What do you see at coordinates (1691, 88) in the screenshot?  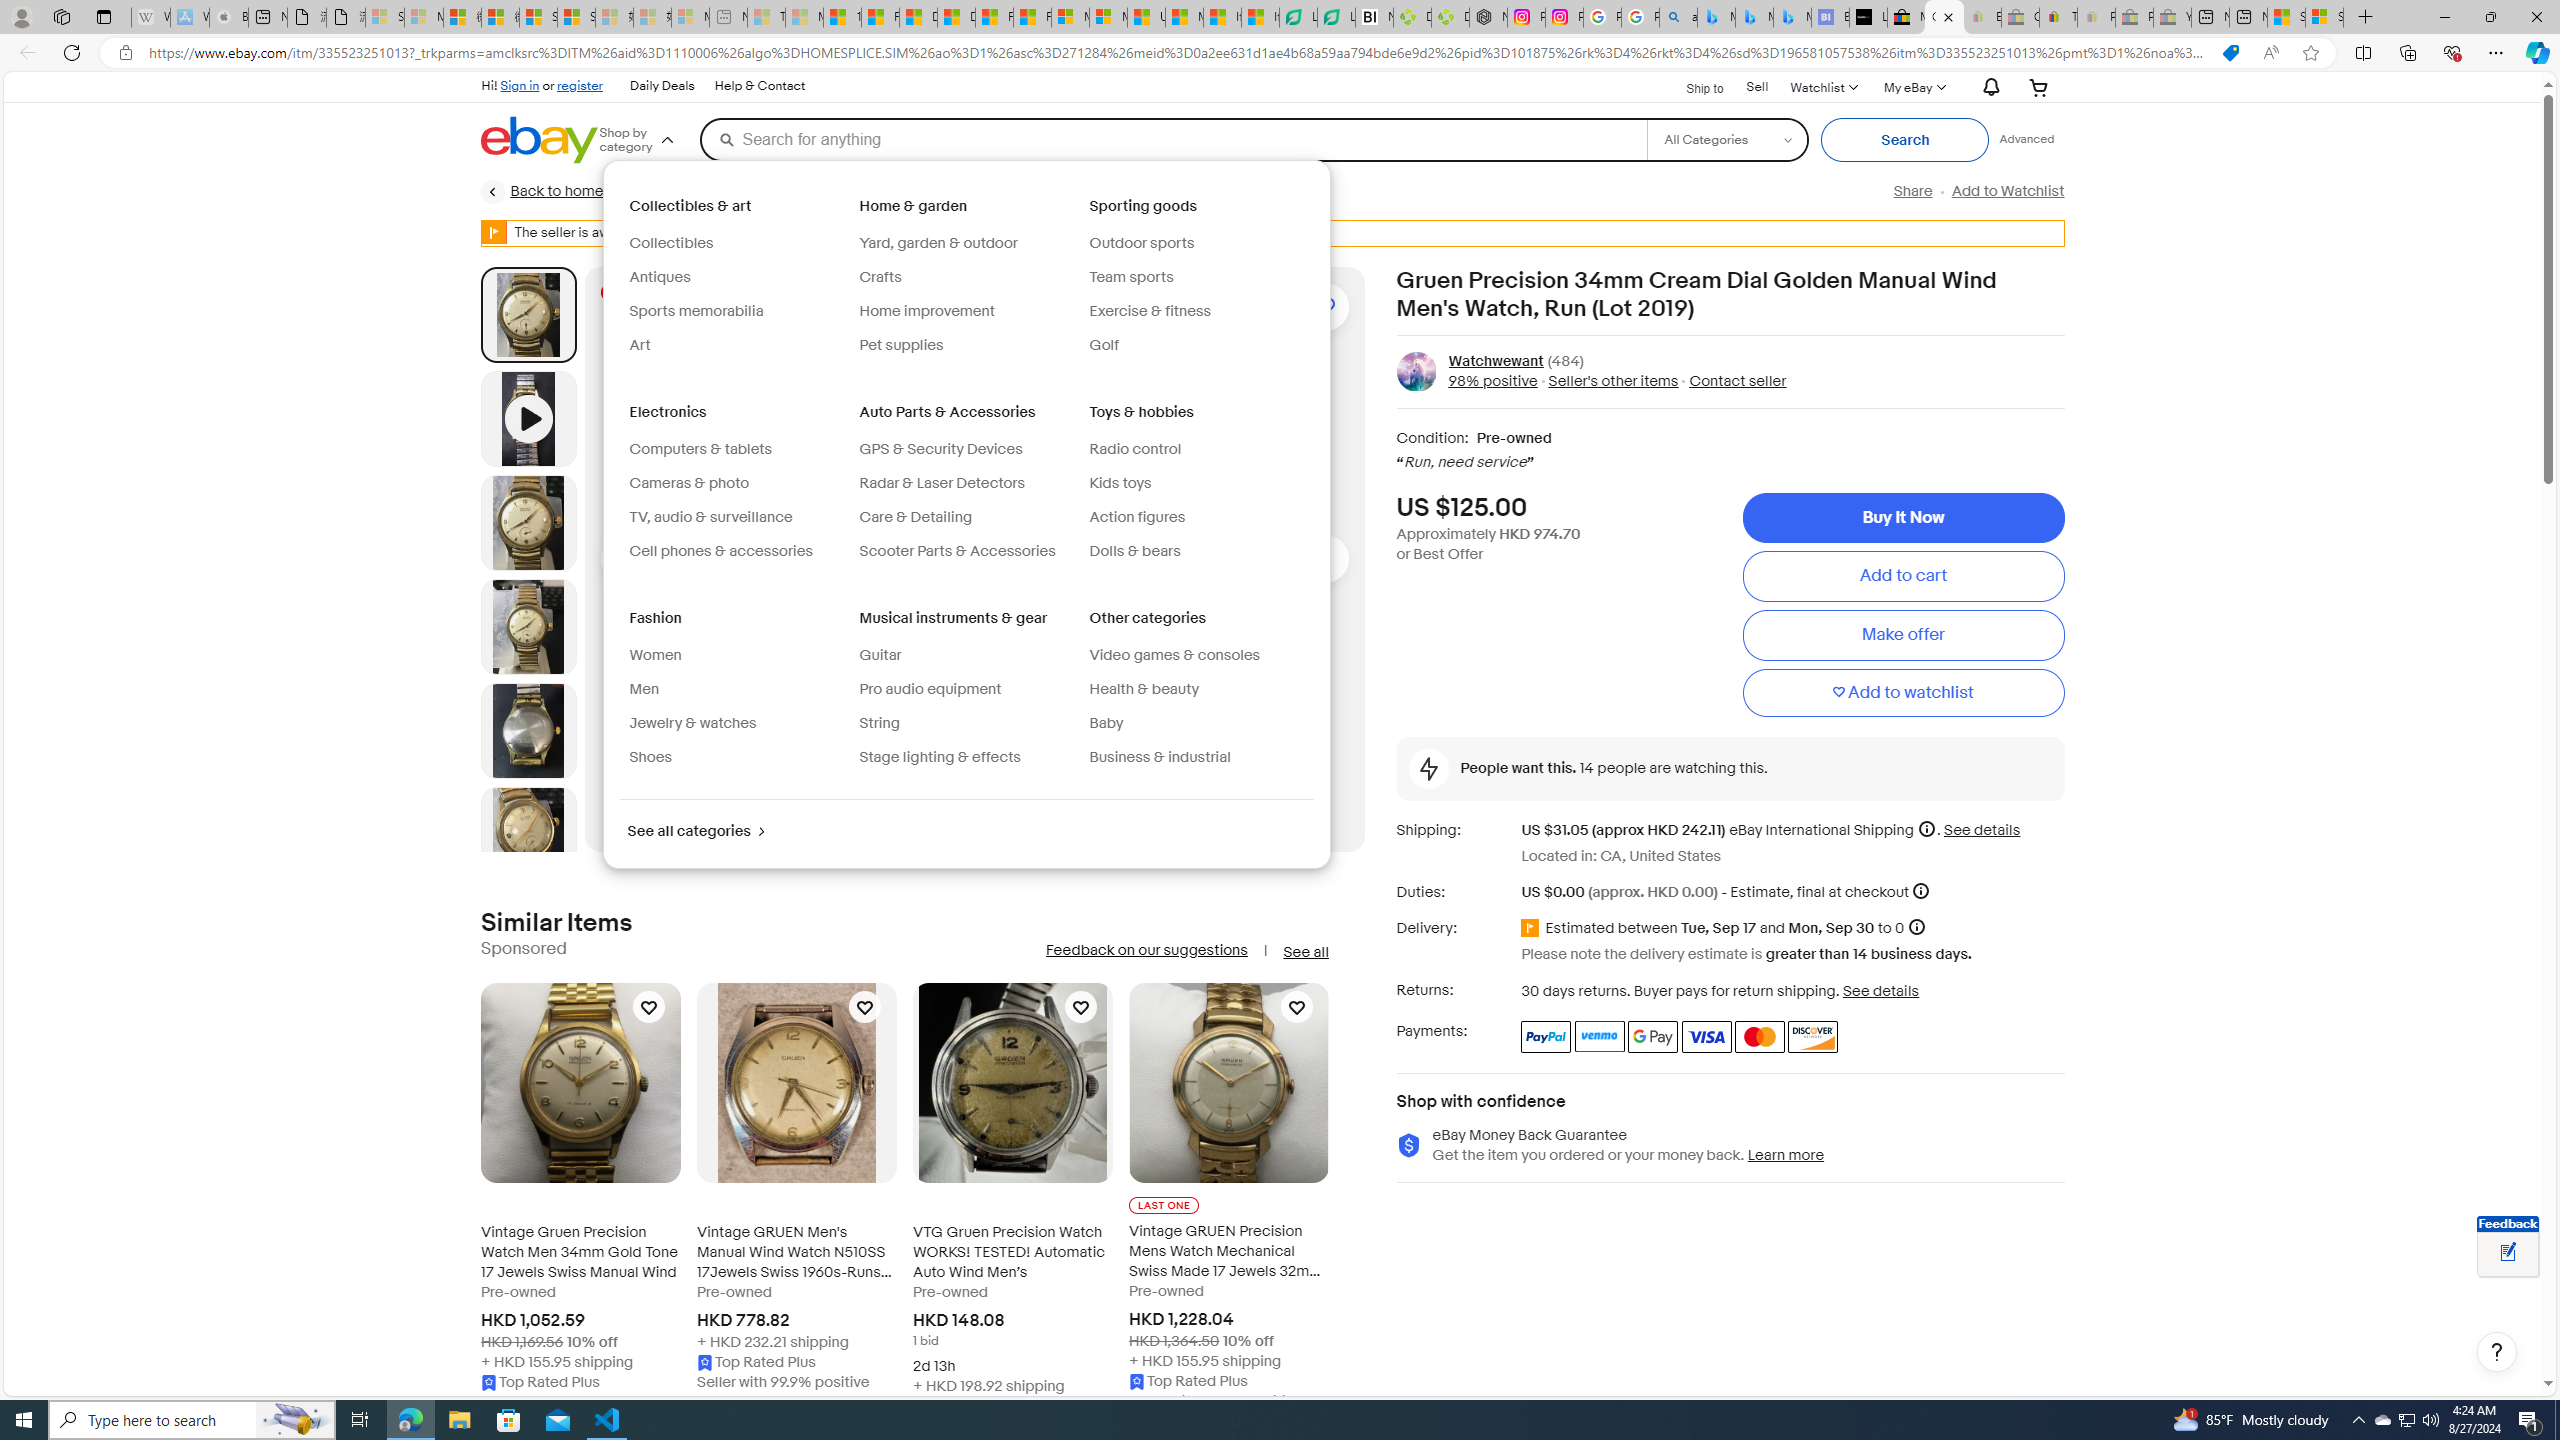 I see `'Ship to'` at bounding box center [1691, 88].